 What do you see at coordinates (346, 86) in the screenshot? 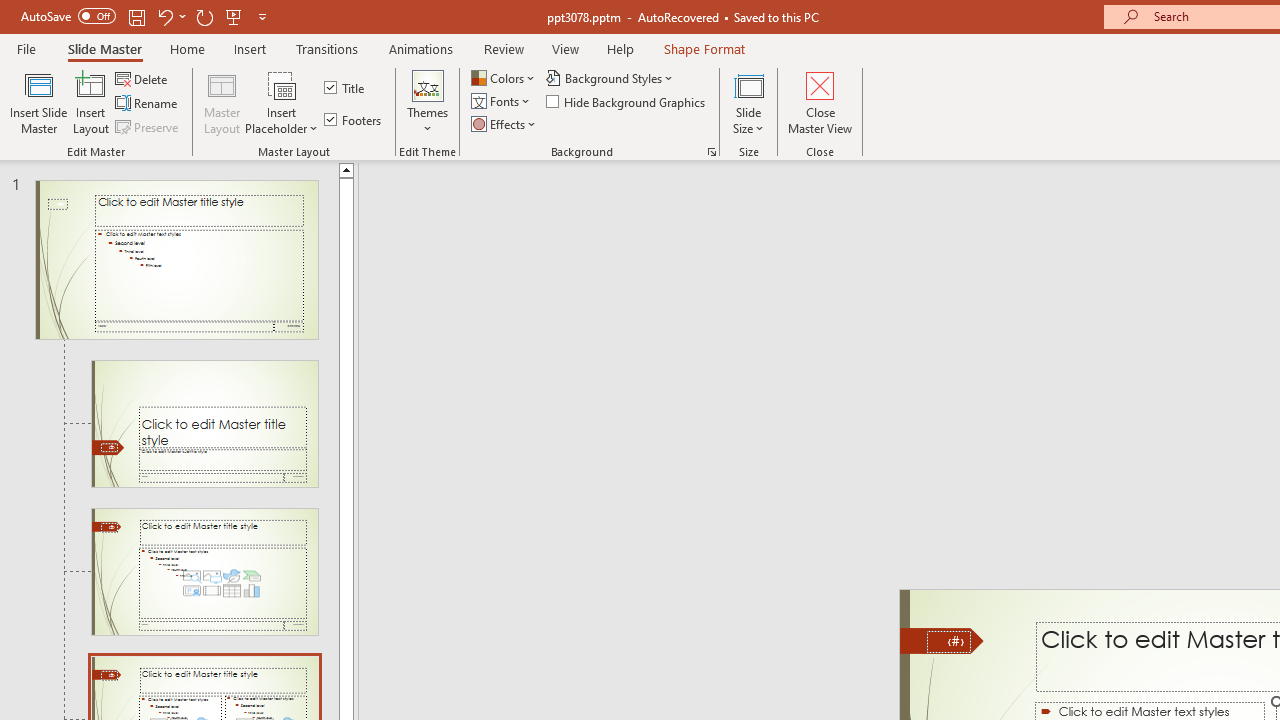
I see `'Title'` at bounding box center [346, 86].